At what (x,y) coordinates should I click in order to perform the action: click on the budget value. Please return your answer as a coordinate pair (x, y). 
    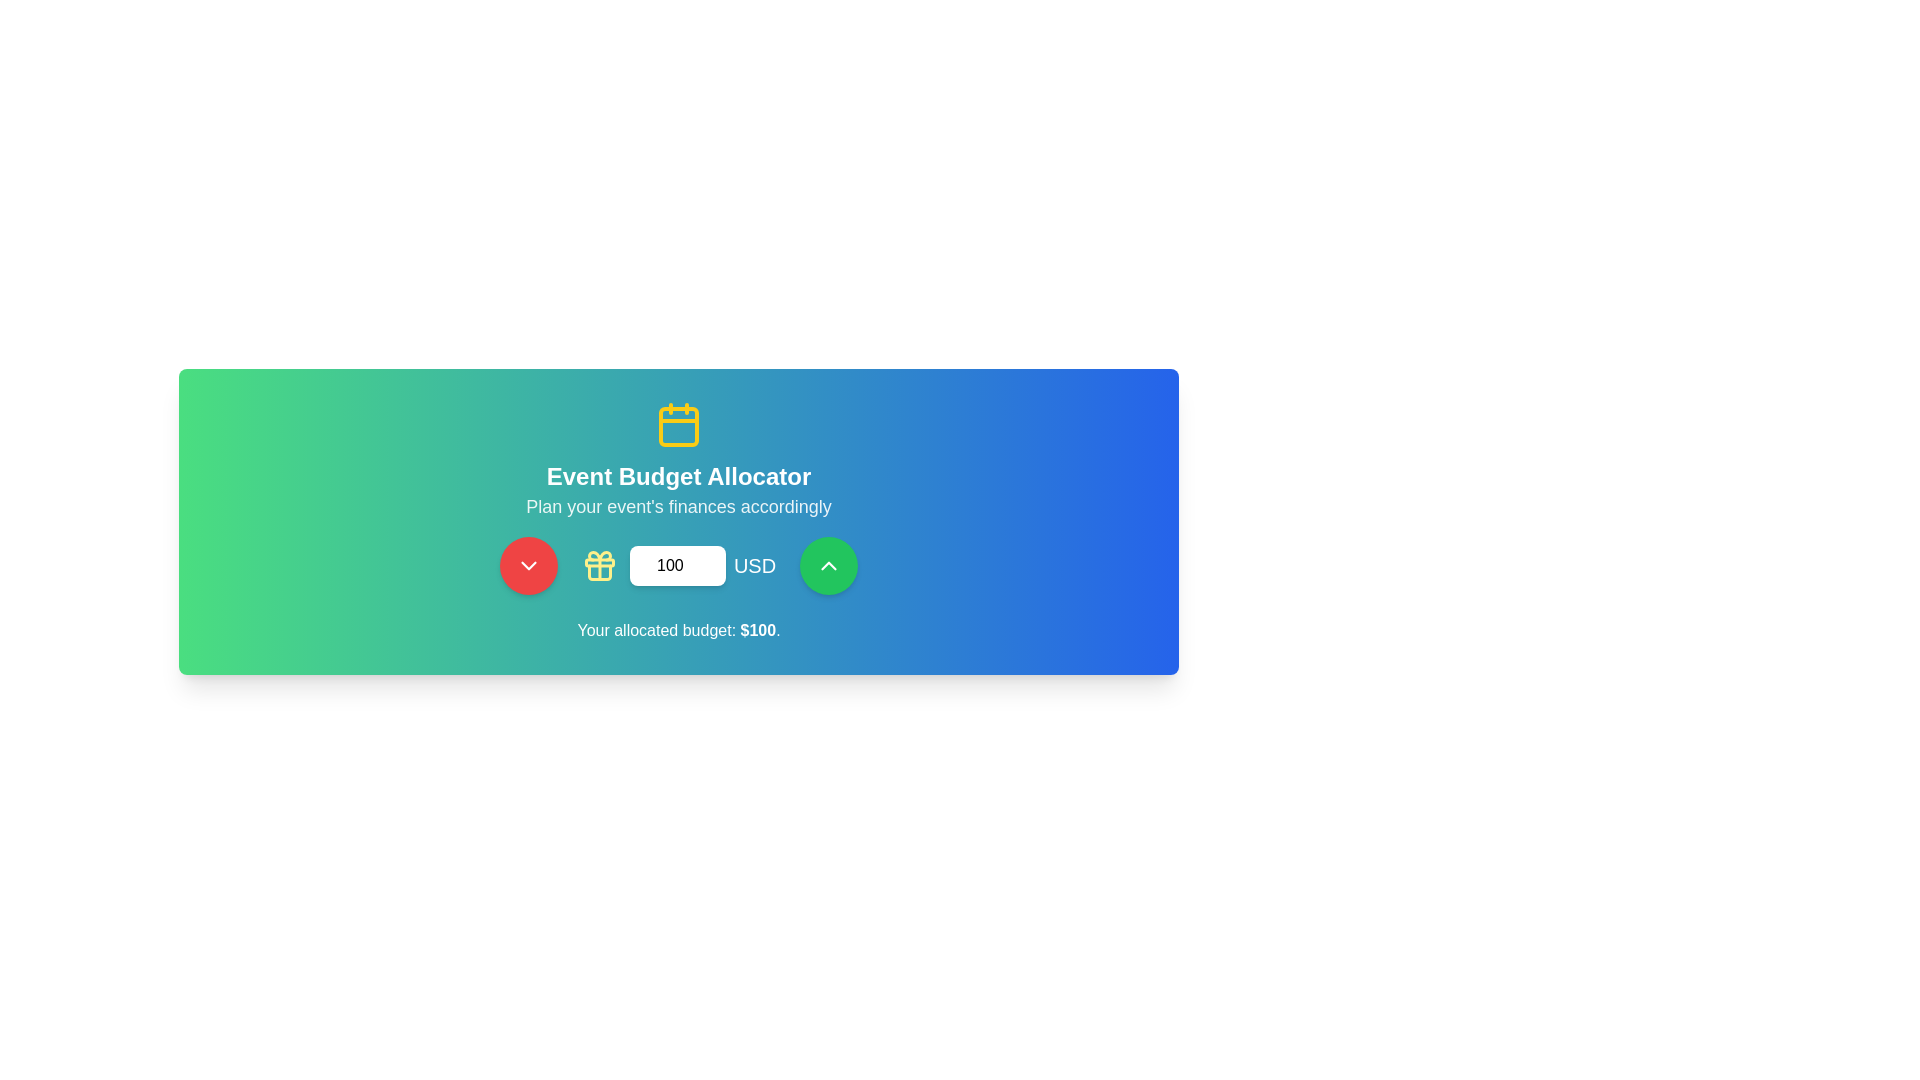
    Looking at the image, I should click on (677, 566).